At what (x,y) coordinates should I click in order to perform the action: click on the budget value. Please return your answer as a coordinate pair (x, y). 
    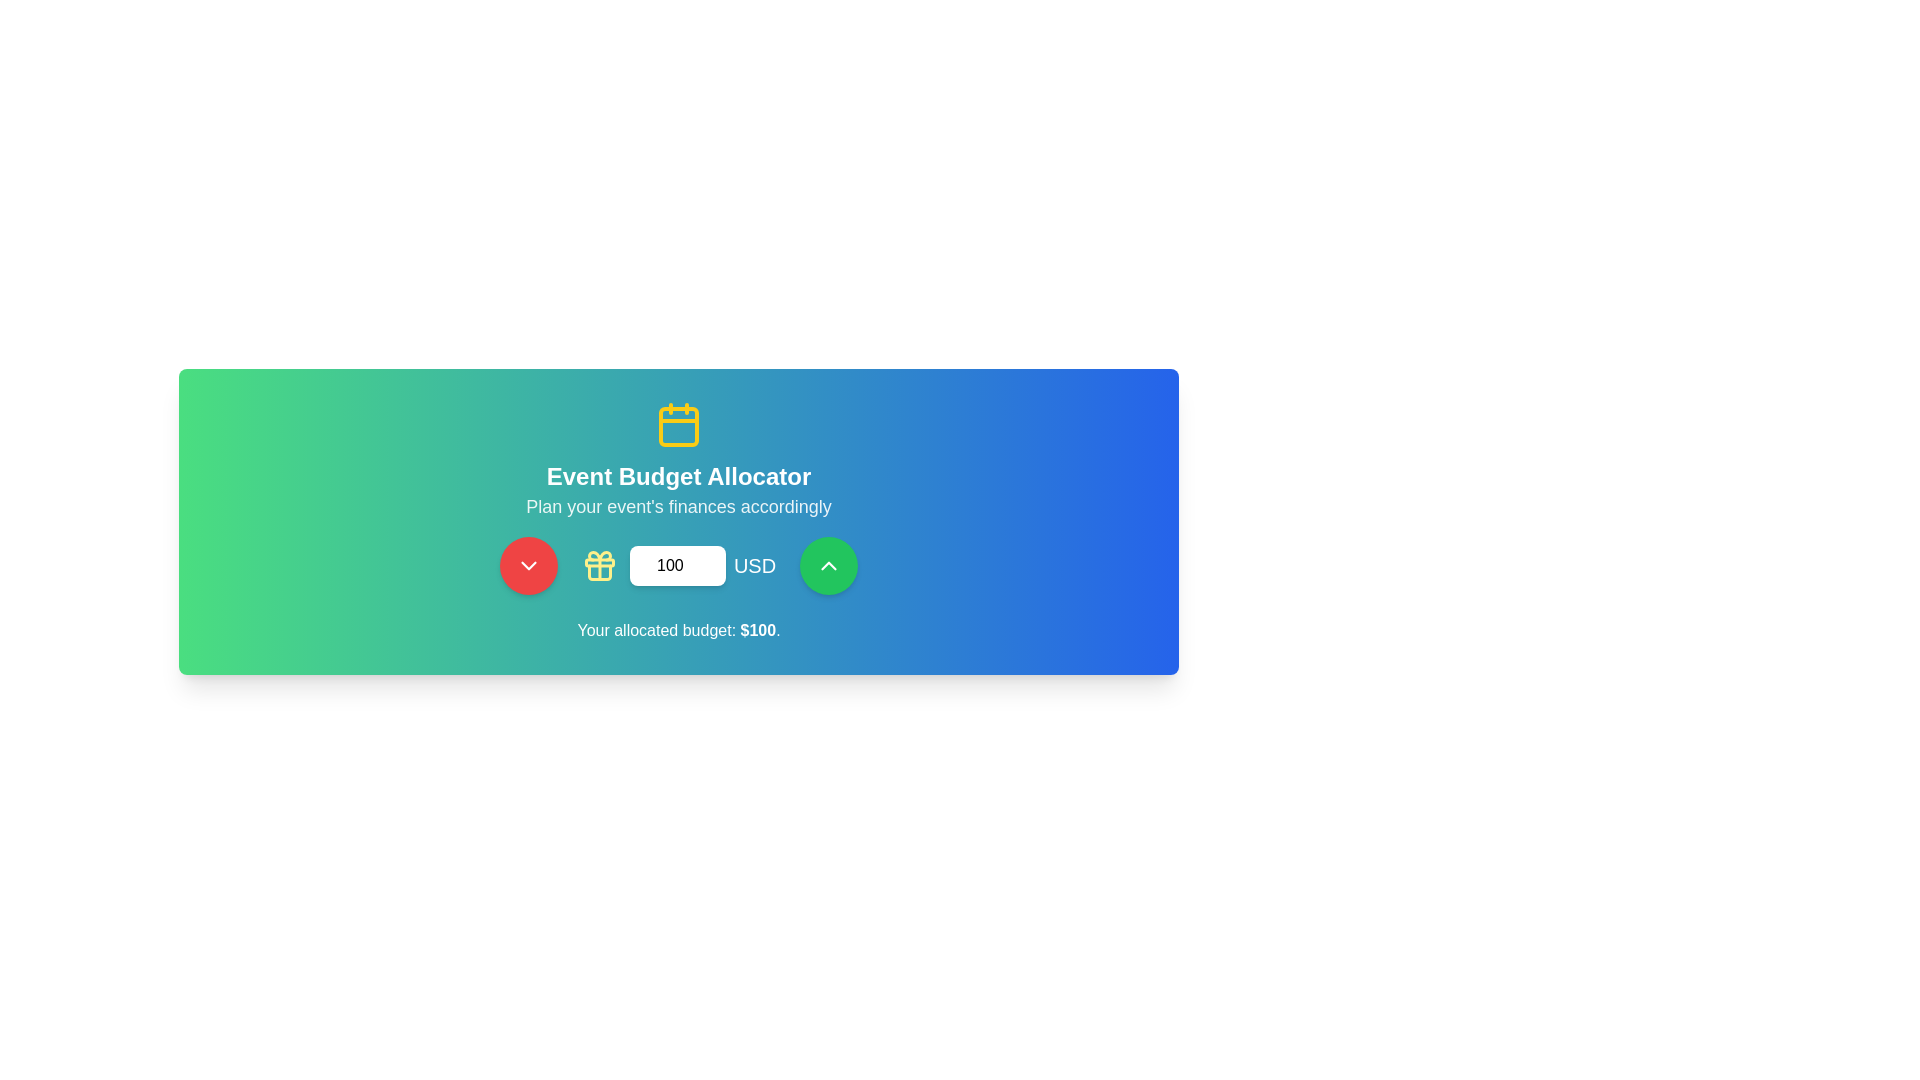
    Looking at the image, I should click on (677, 566).